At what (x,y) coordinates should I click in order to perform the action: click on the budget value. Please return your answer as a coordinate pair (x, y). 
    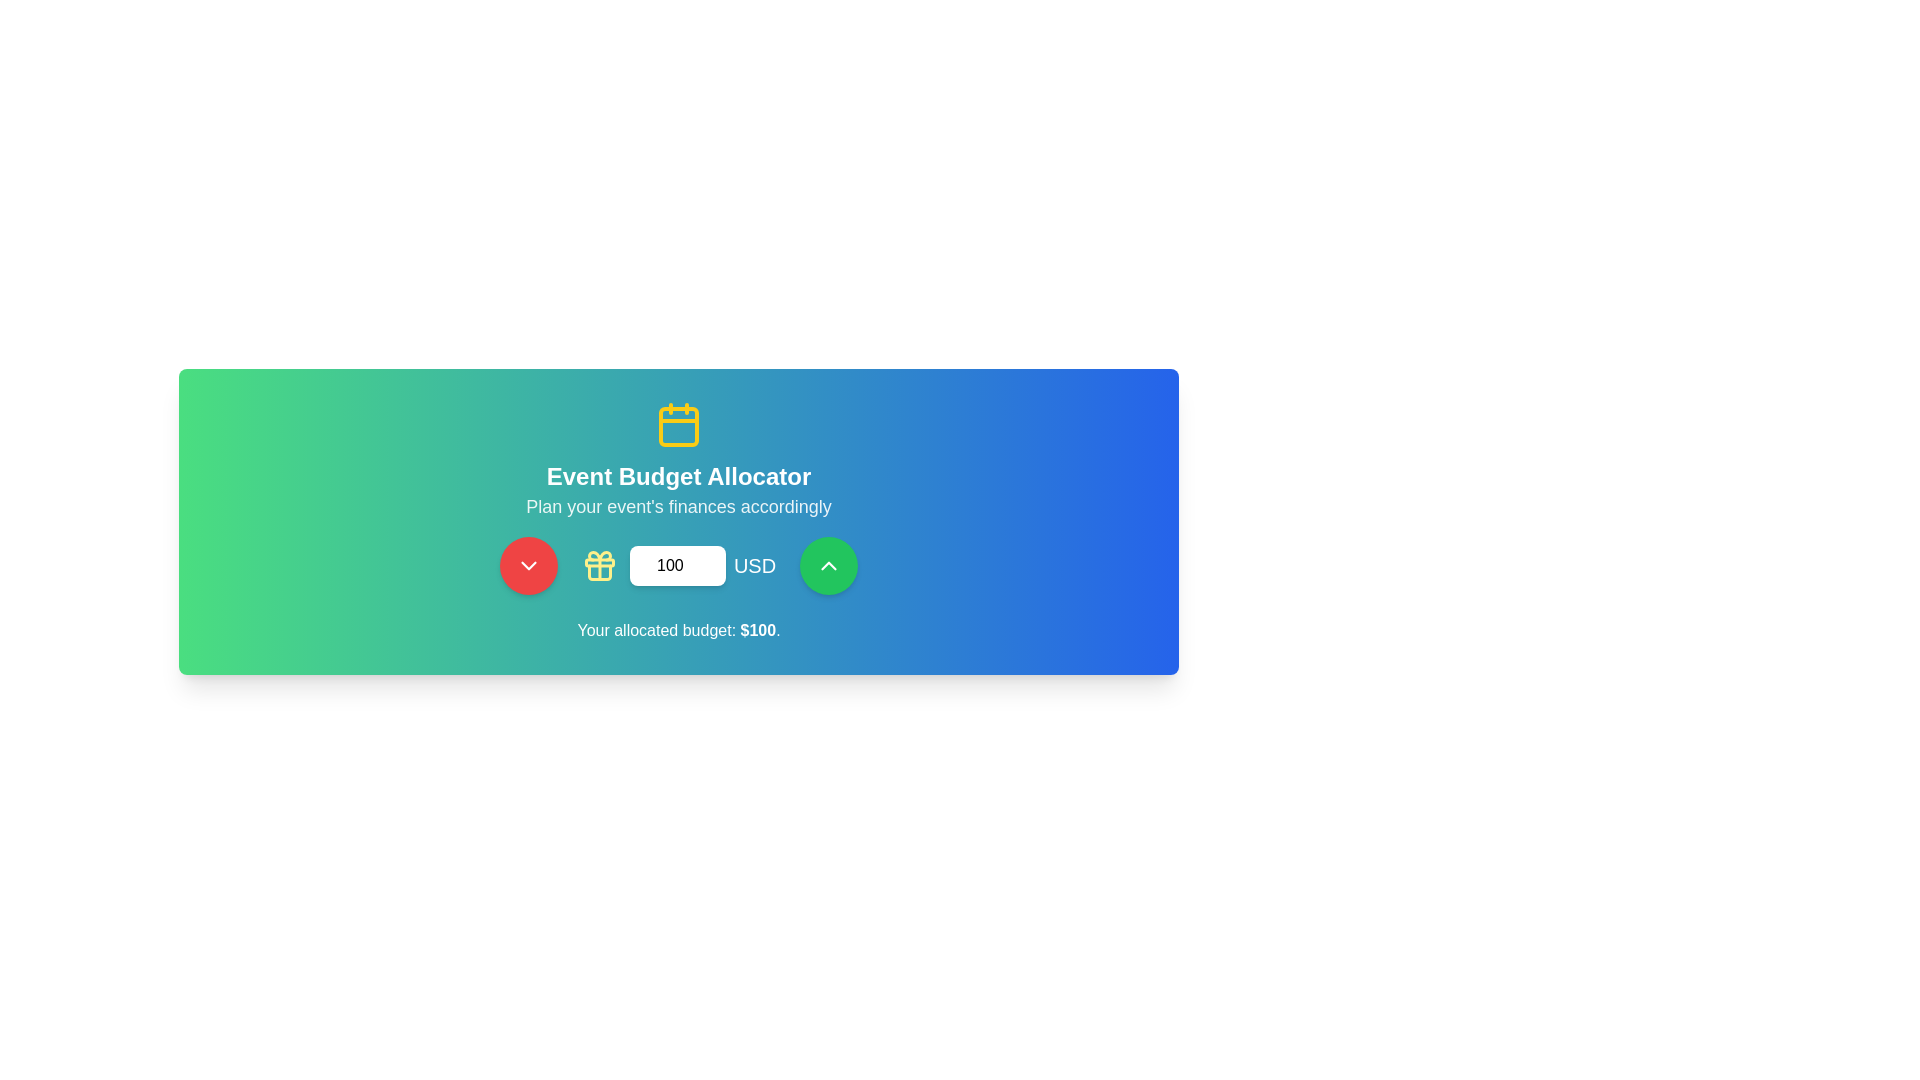
    Looking at the image, I should click on (677, 566).